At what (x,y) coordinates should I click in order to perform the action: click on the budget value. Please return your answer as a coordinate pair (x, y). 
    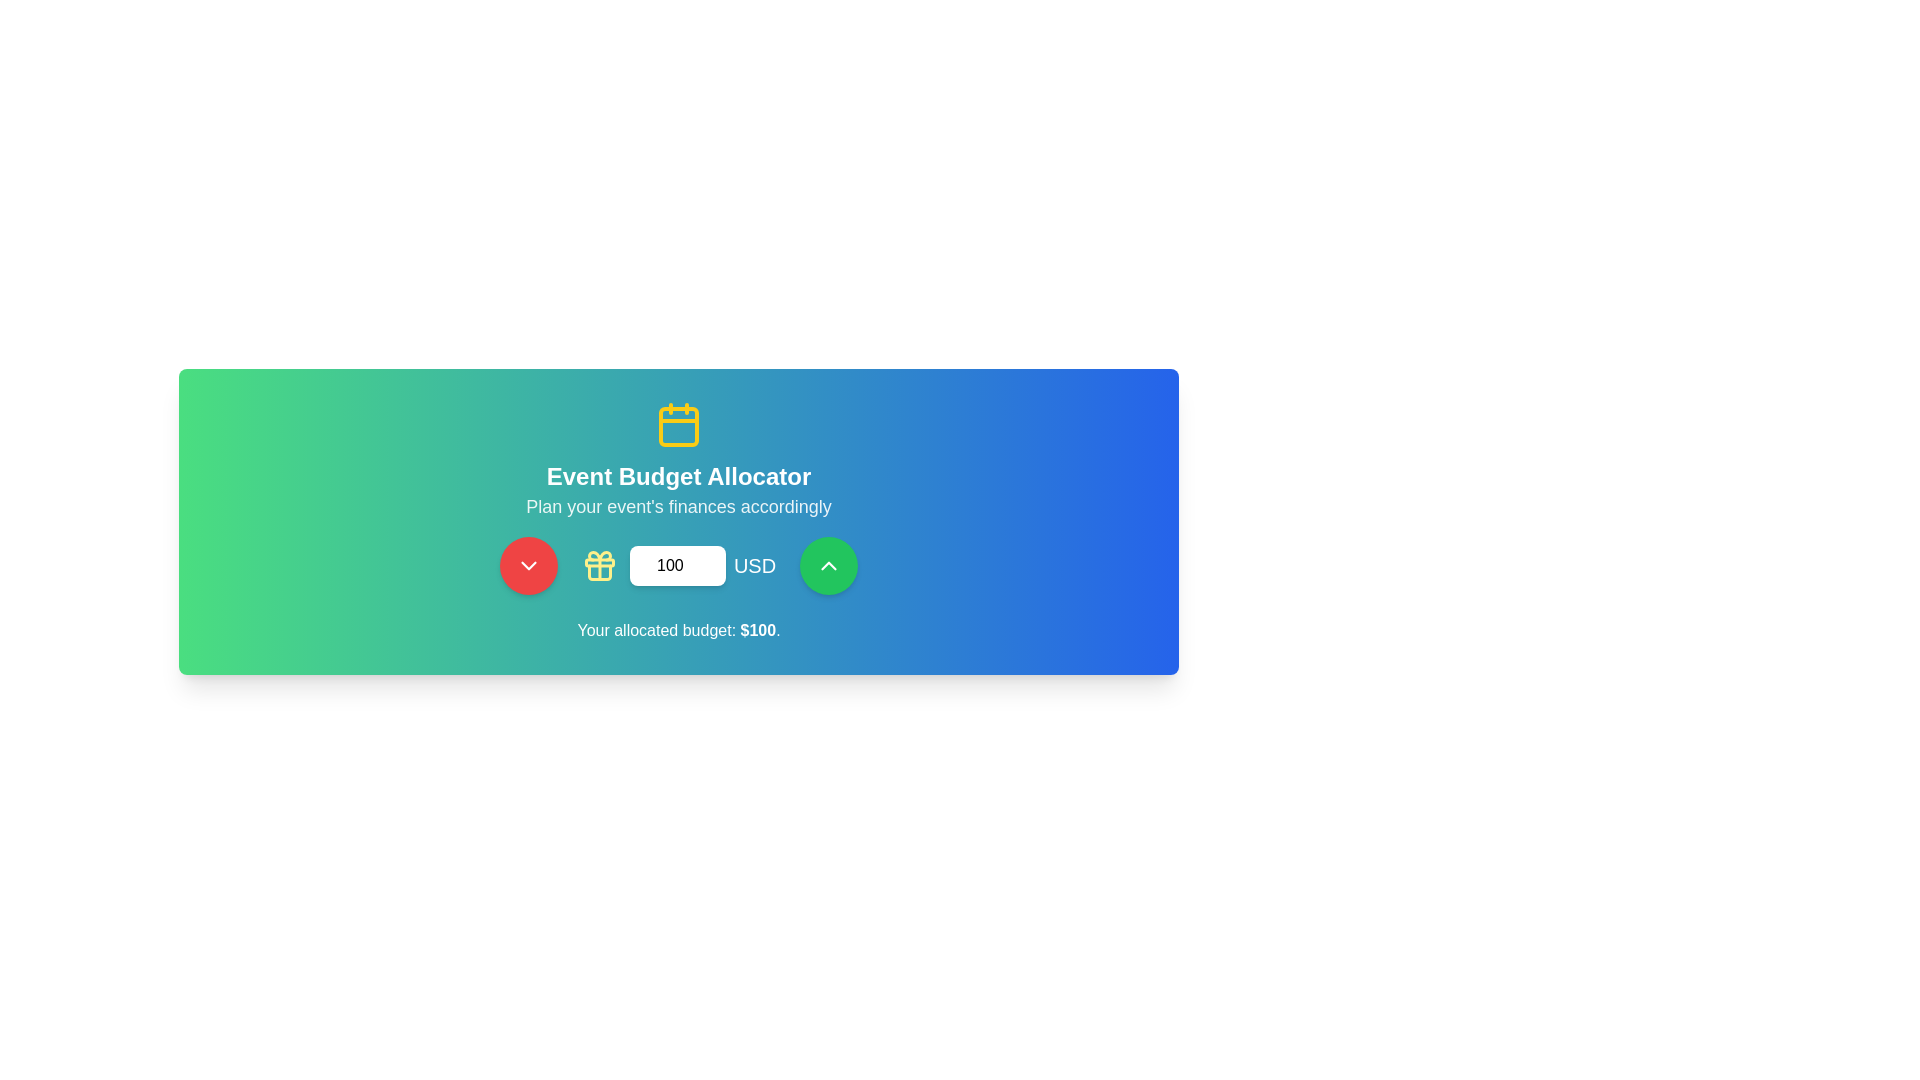
    Looking at the image, I should click on (677, 566).